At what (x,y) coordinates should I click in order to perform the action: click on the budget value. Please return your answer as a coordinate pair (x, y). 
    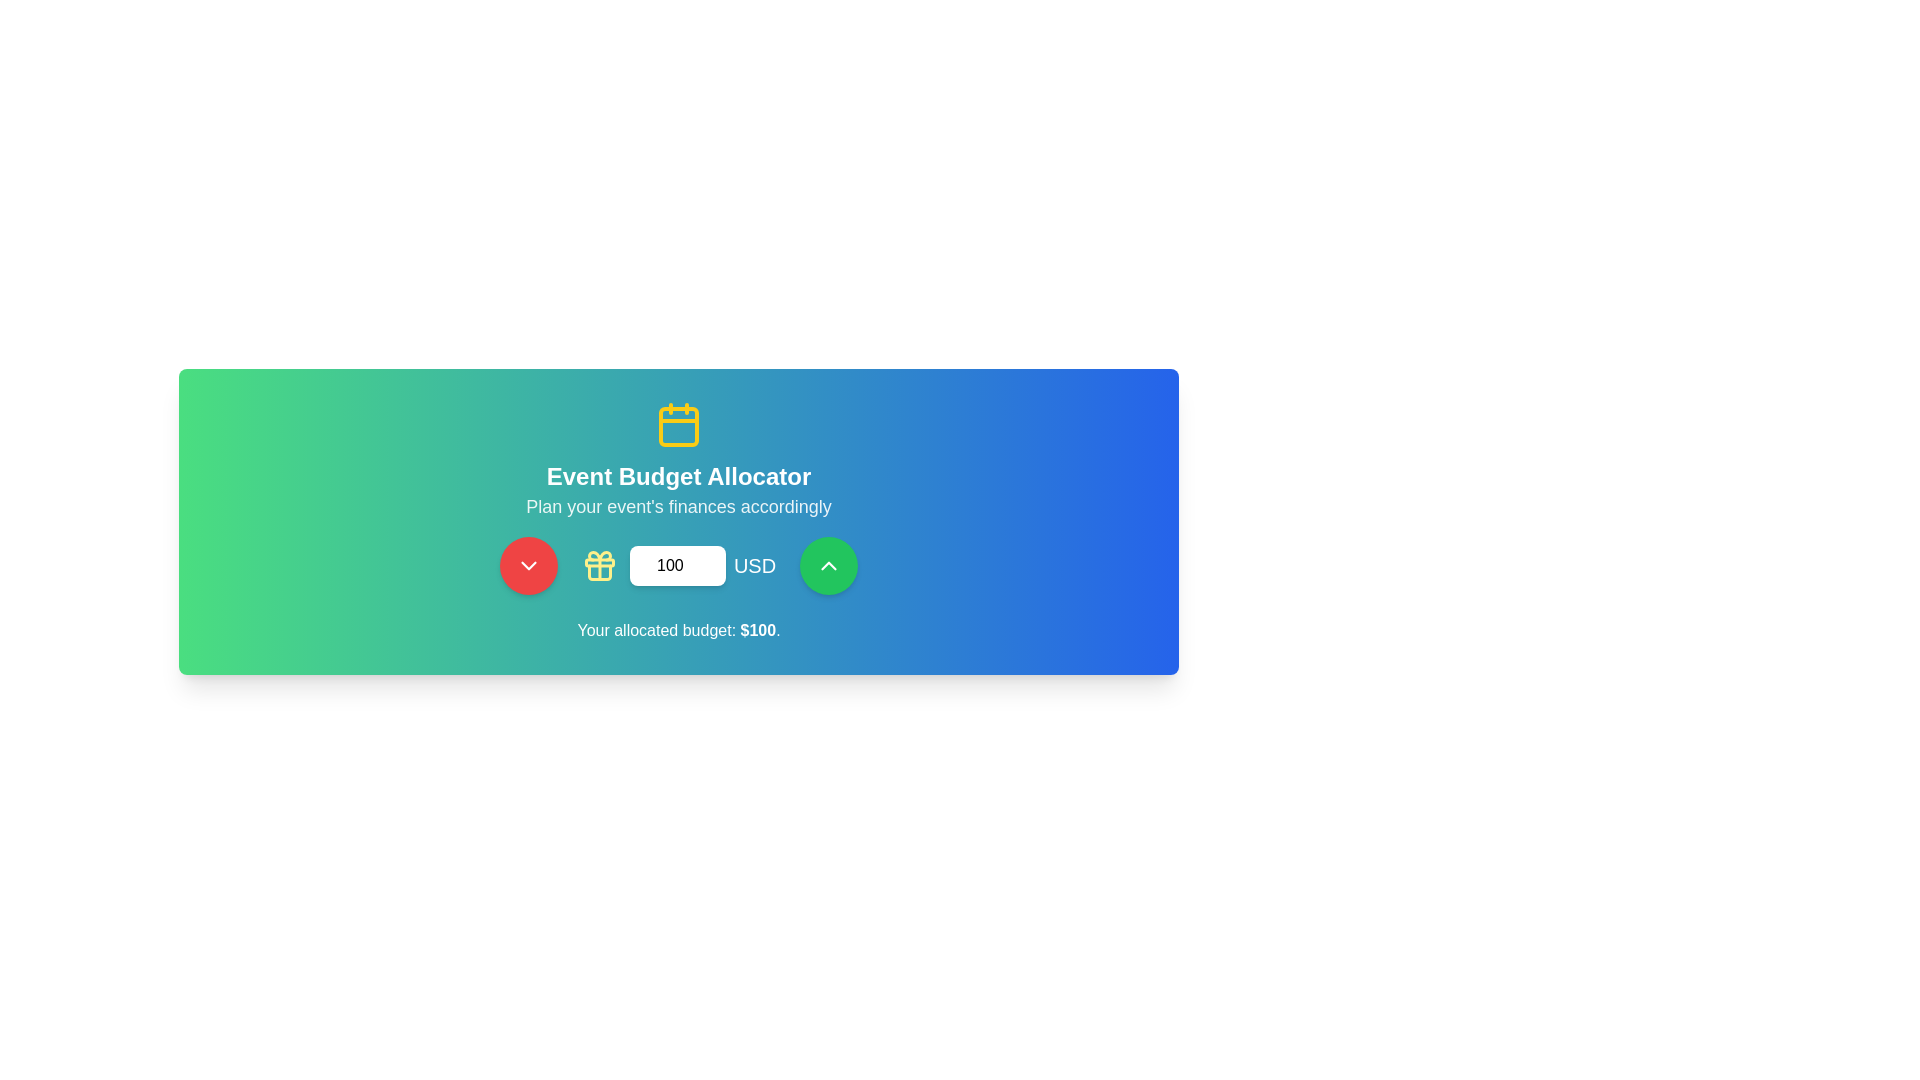
    Looking at the image, I should click on (677, 566).